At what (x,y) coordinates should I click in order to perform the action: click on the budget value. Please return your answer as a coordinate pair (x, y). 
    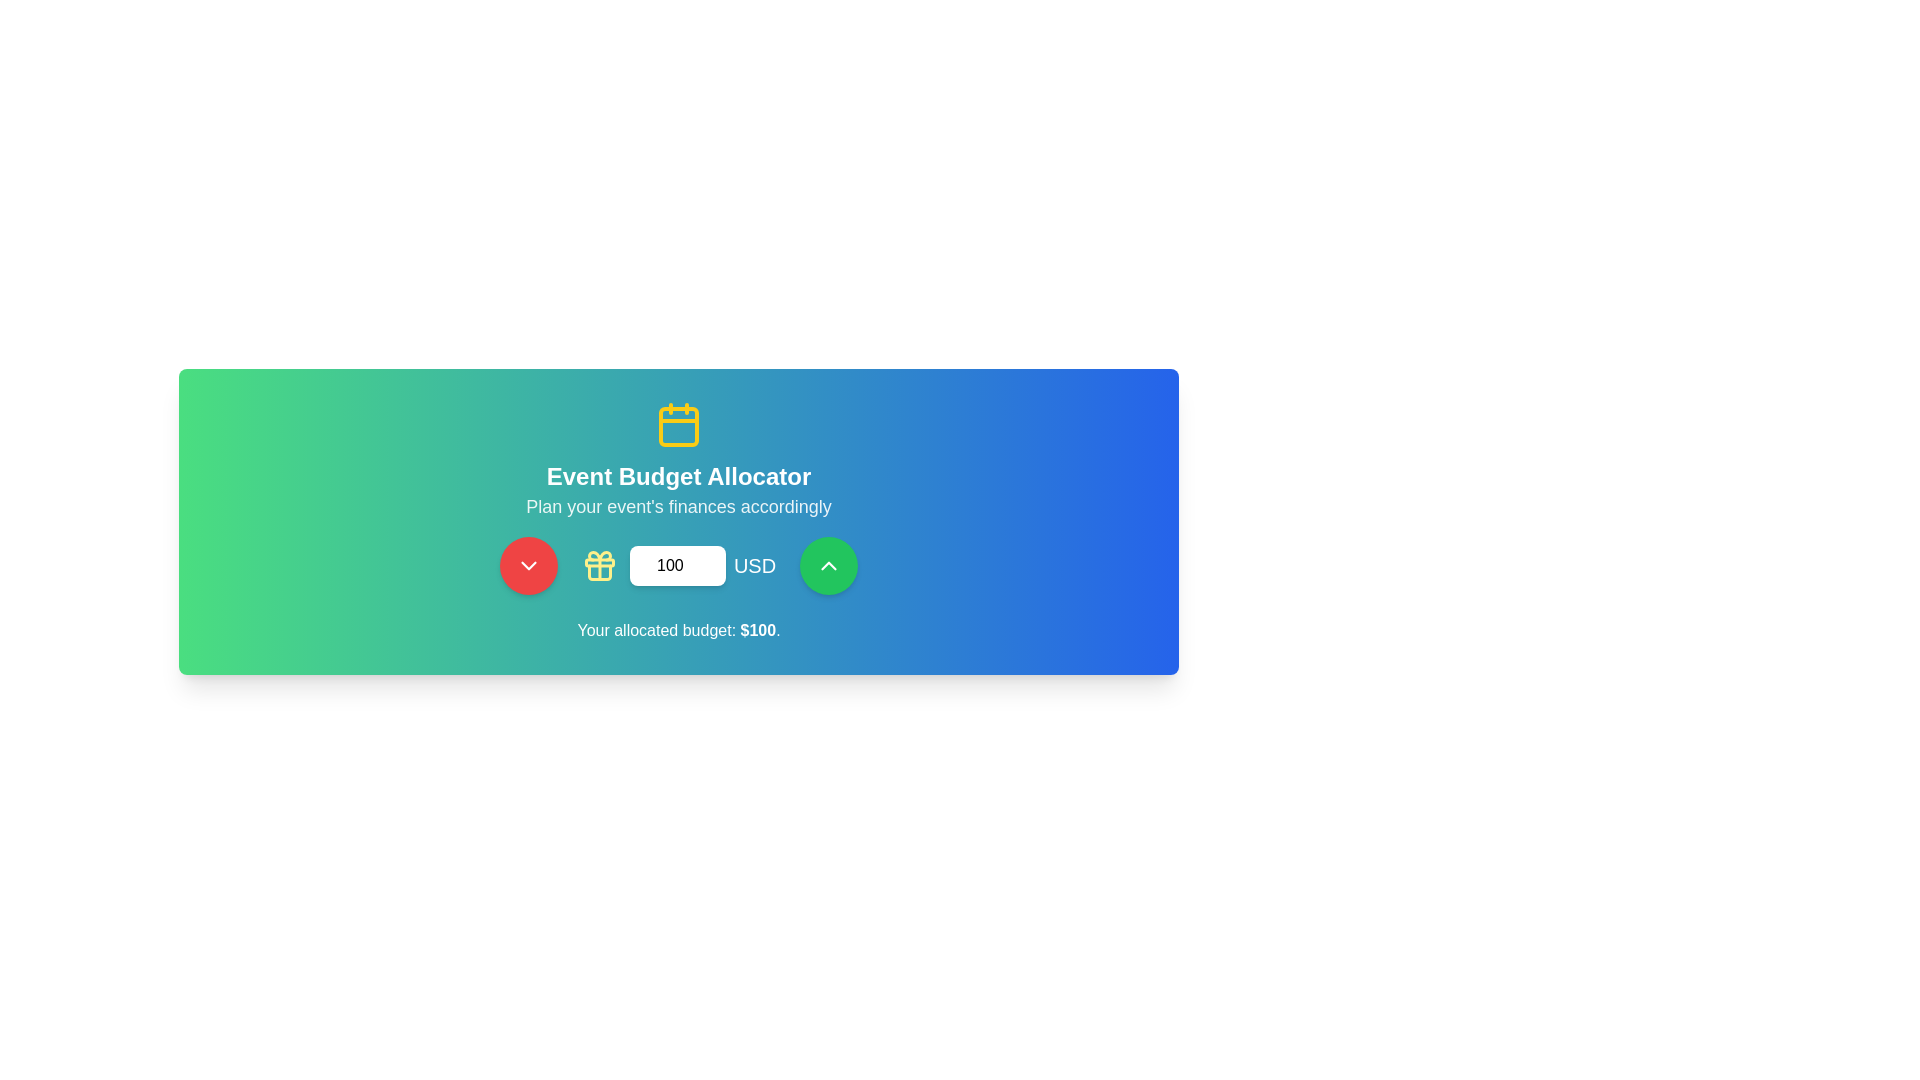
    Looking at the image, I should click on (677, 566).